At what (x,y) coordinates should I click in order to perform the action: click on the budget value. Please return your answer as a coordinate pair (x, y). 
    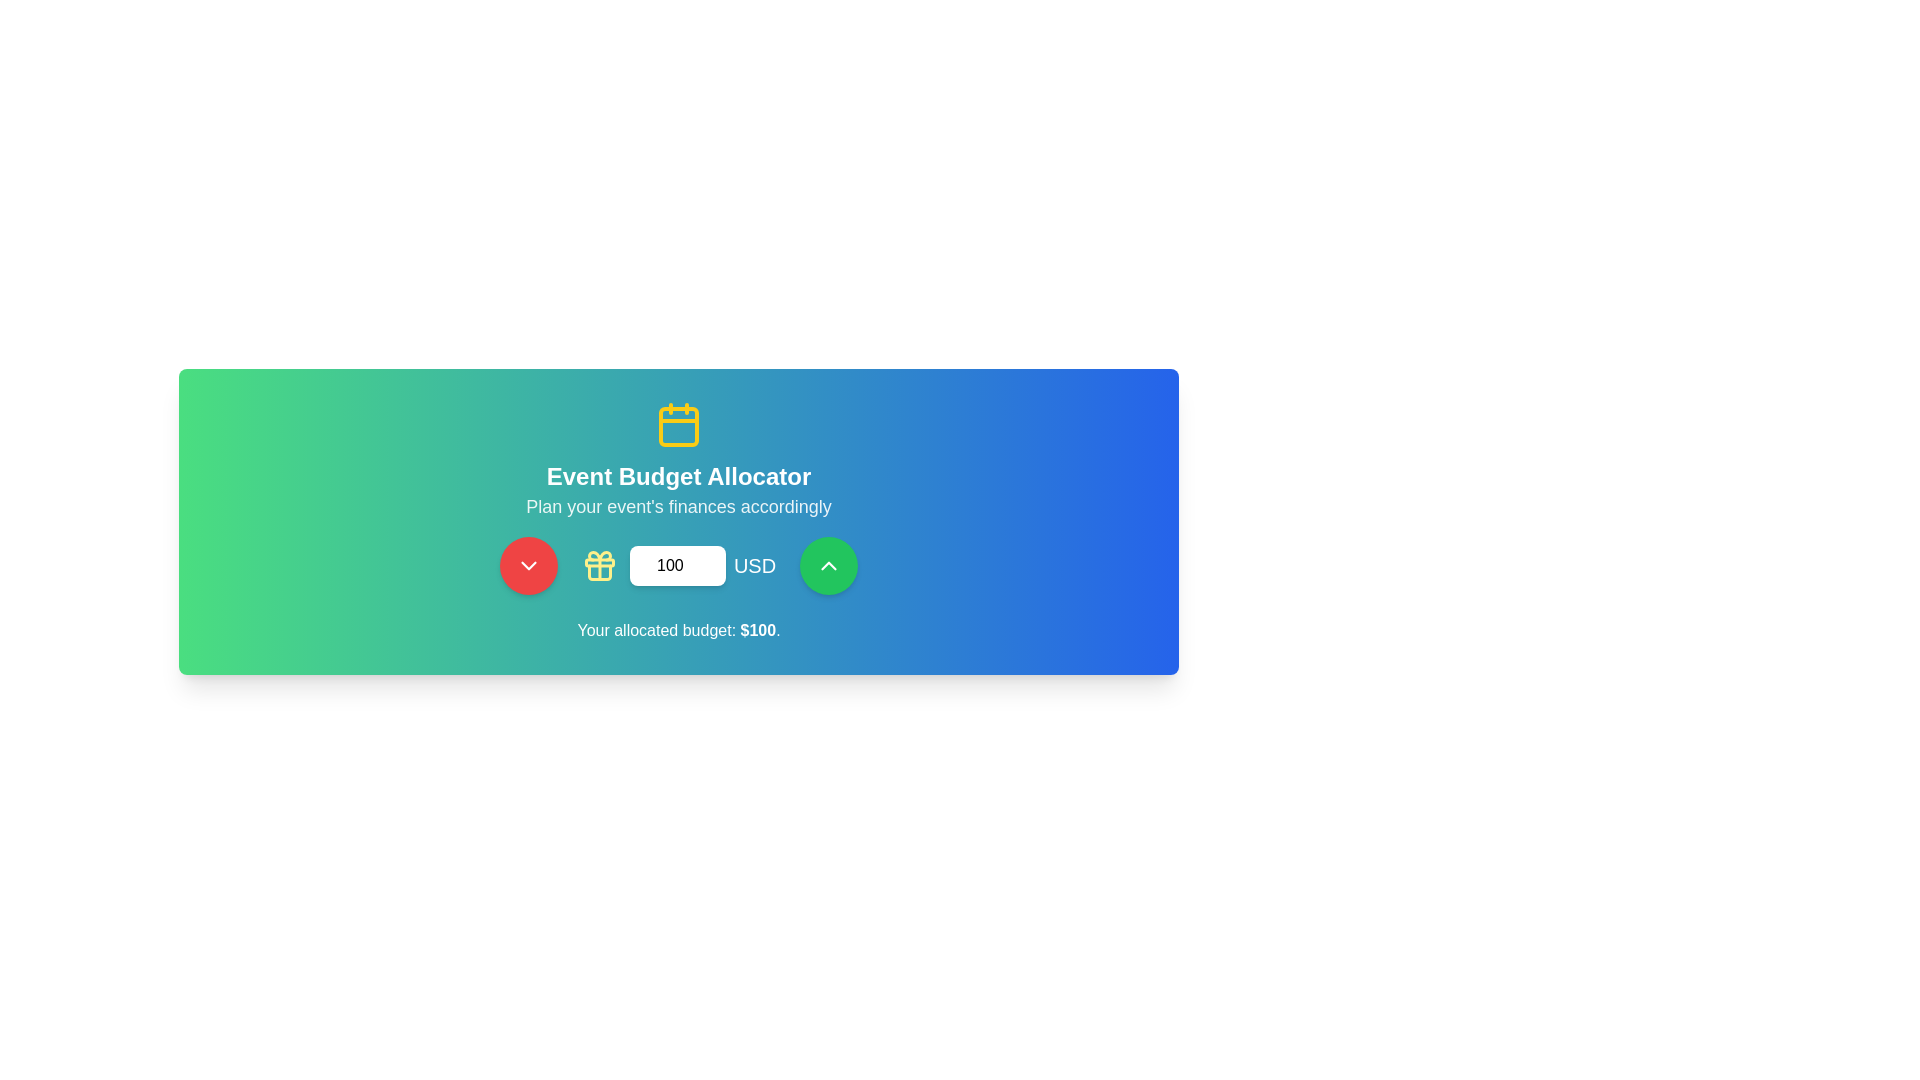
    Looking at the image, I should click on (677, 566).